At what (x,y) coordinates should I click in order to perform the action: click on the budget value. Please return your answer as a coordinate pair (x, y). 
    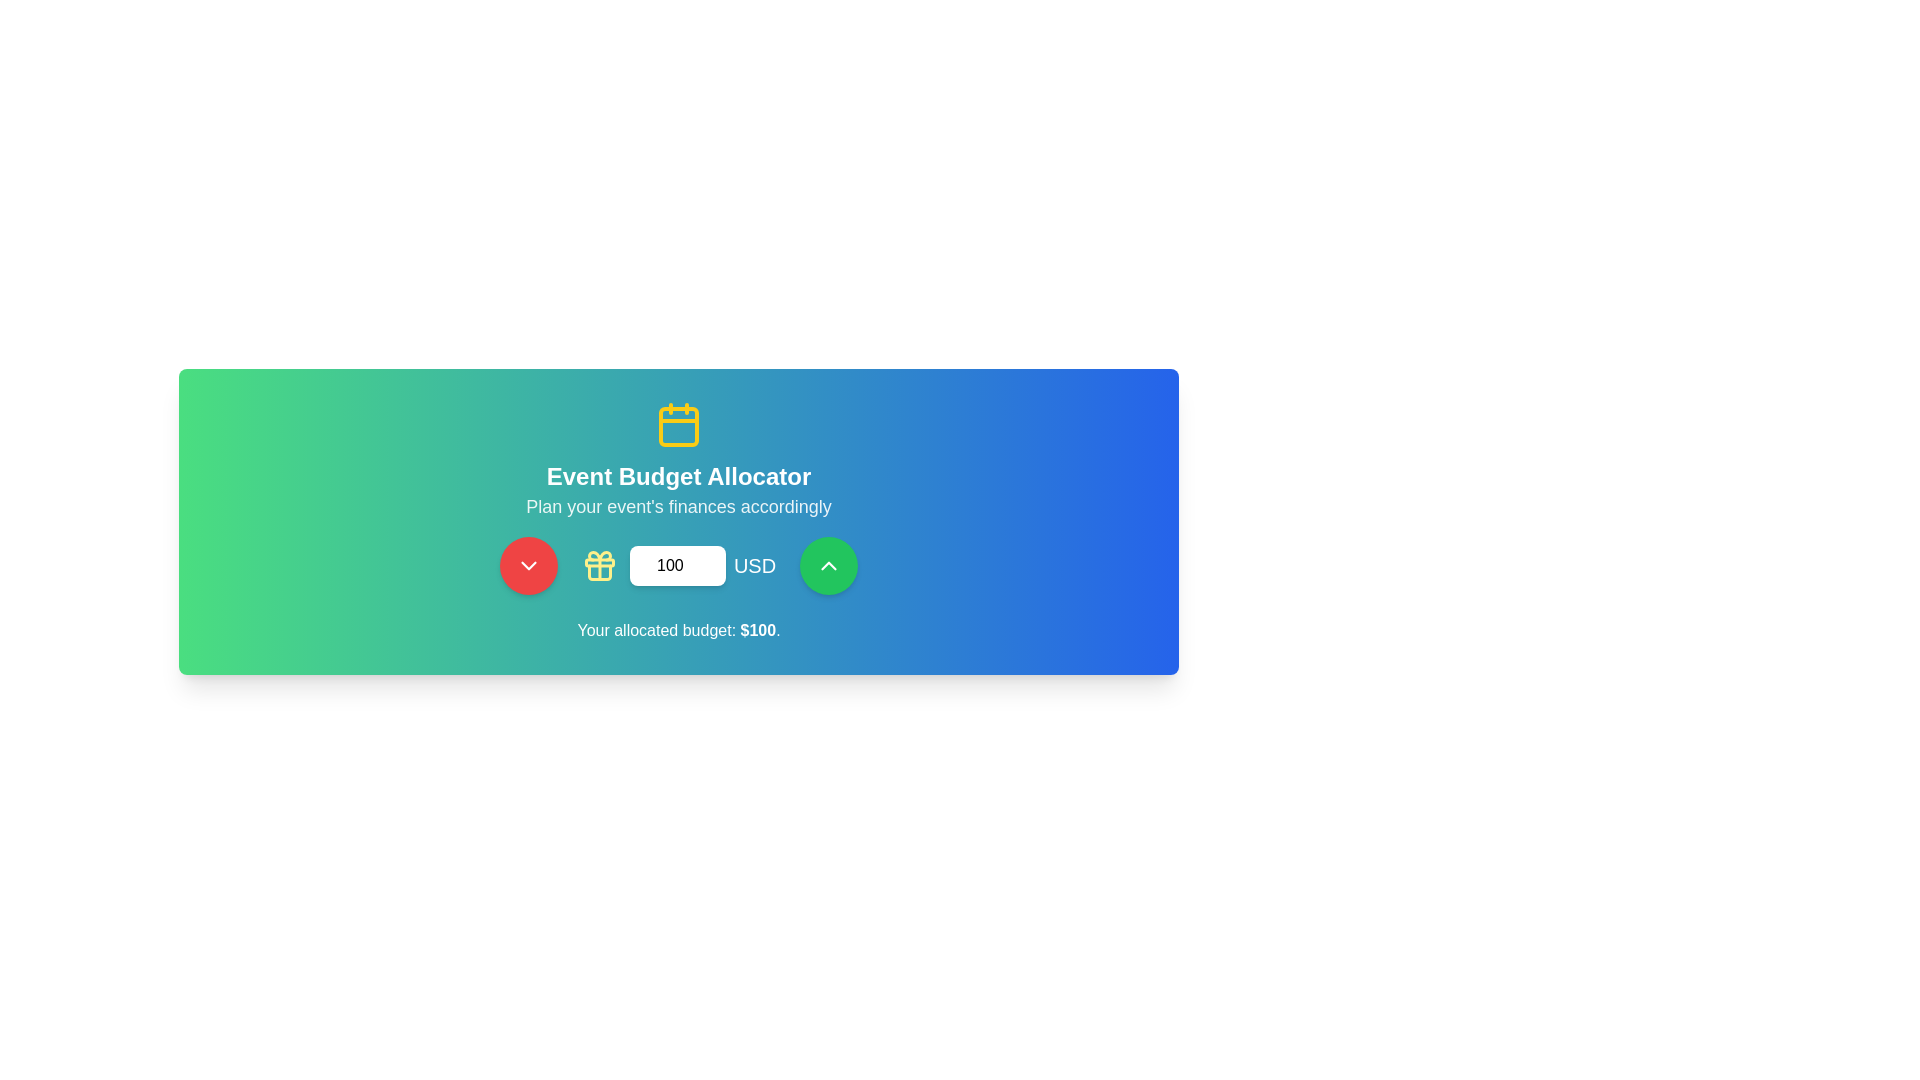
    Looking at the image, I should click on (677, 566).